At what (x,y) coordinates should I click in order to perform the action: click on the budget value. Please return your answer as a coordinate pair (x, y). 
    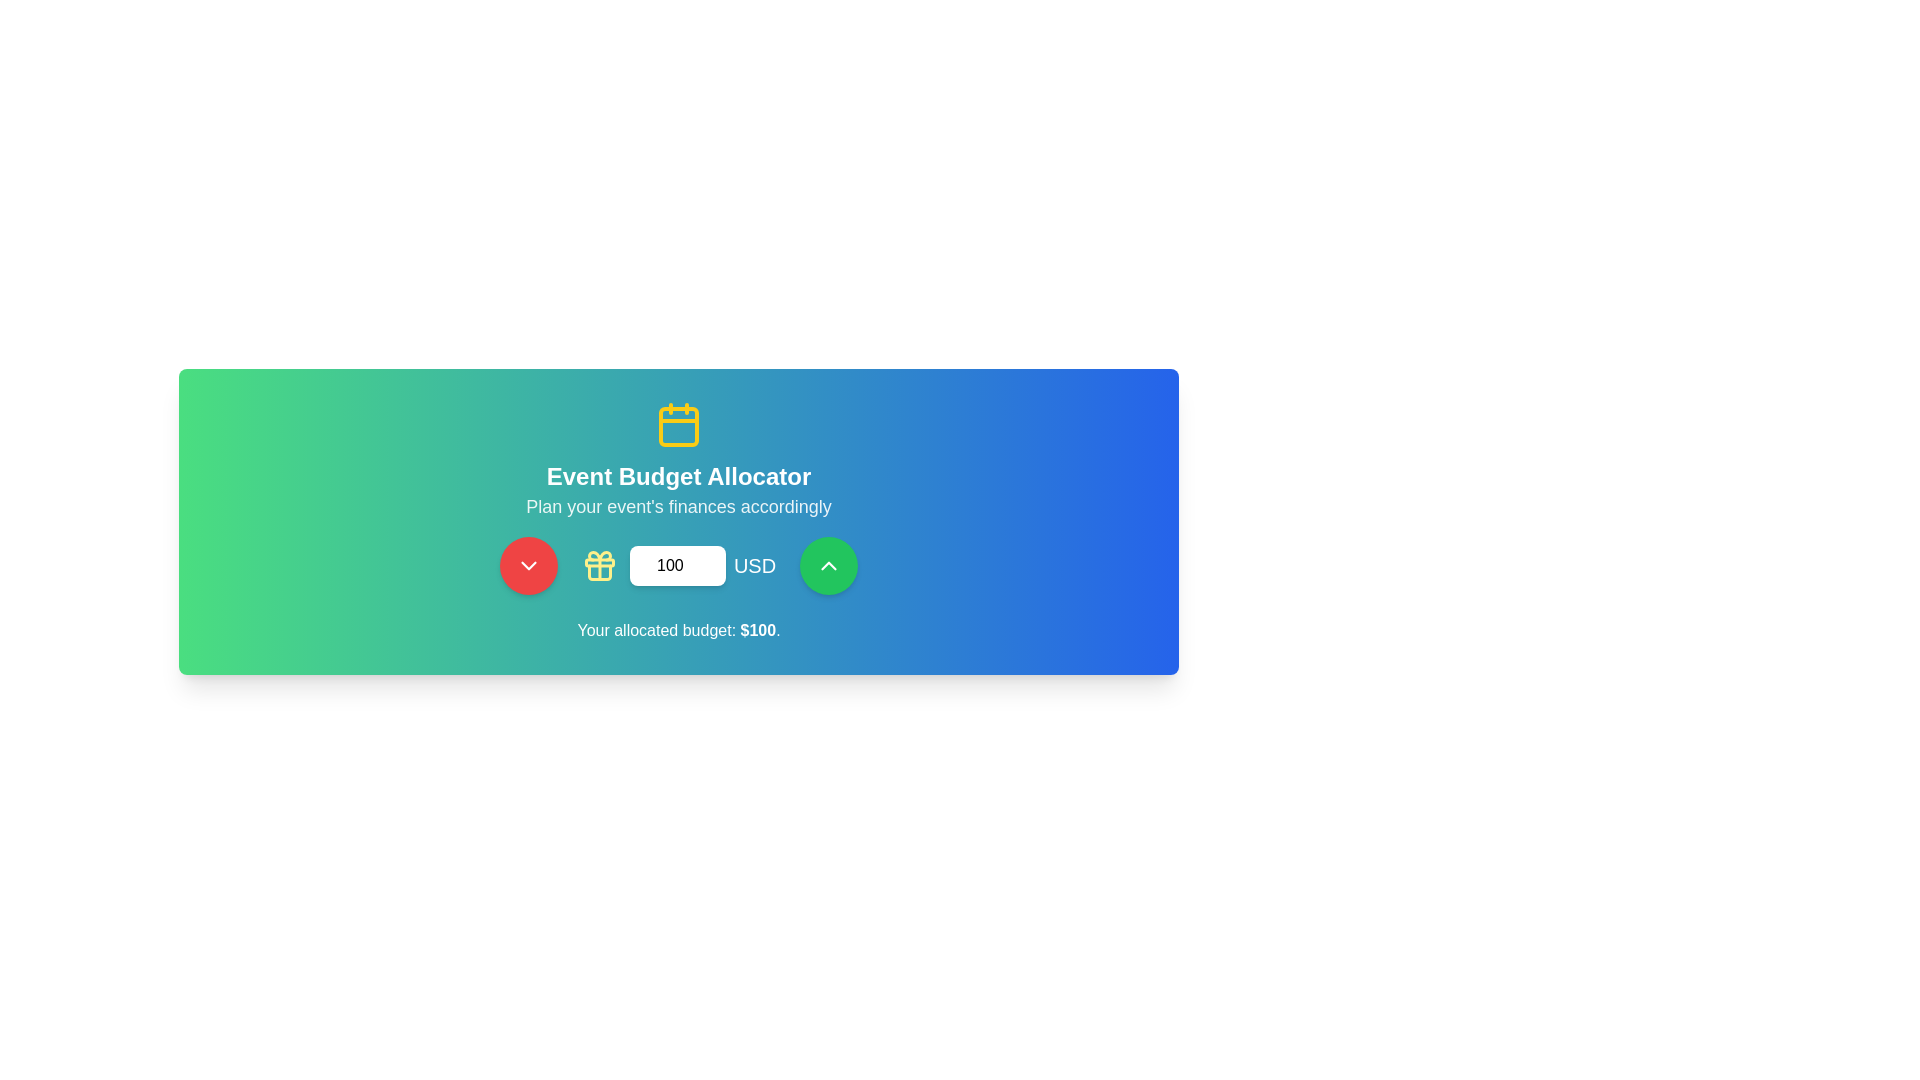
    Looking at the image, I should click on (677, 566).